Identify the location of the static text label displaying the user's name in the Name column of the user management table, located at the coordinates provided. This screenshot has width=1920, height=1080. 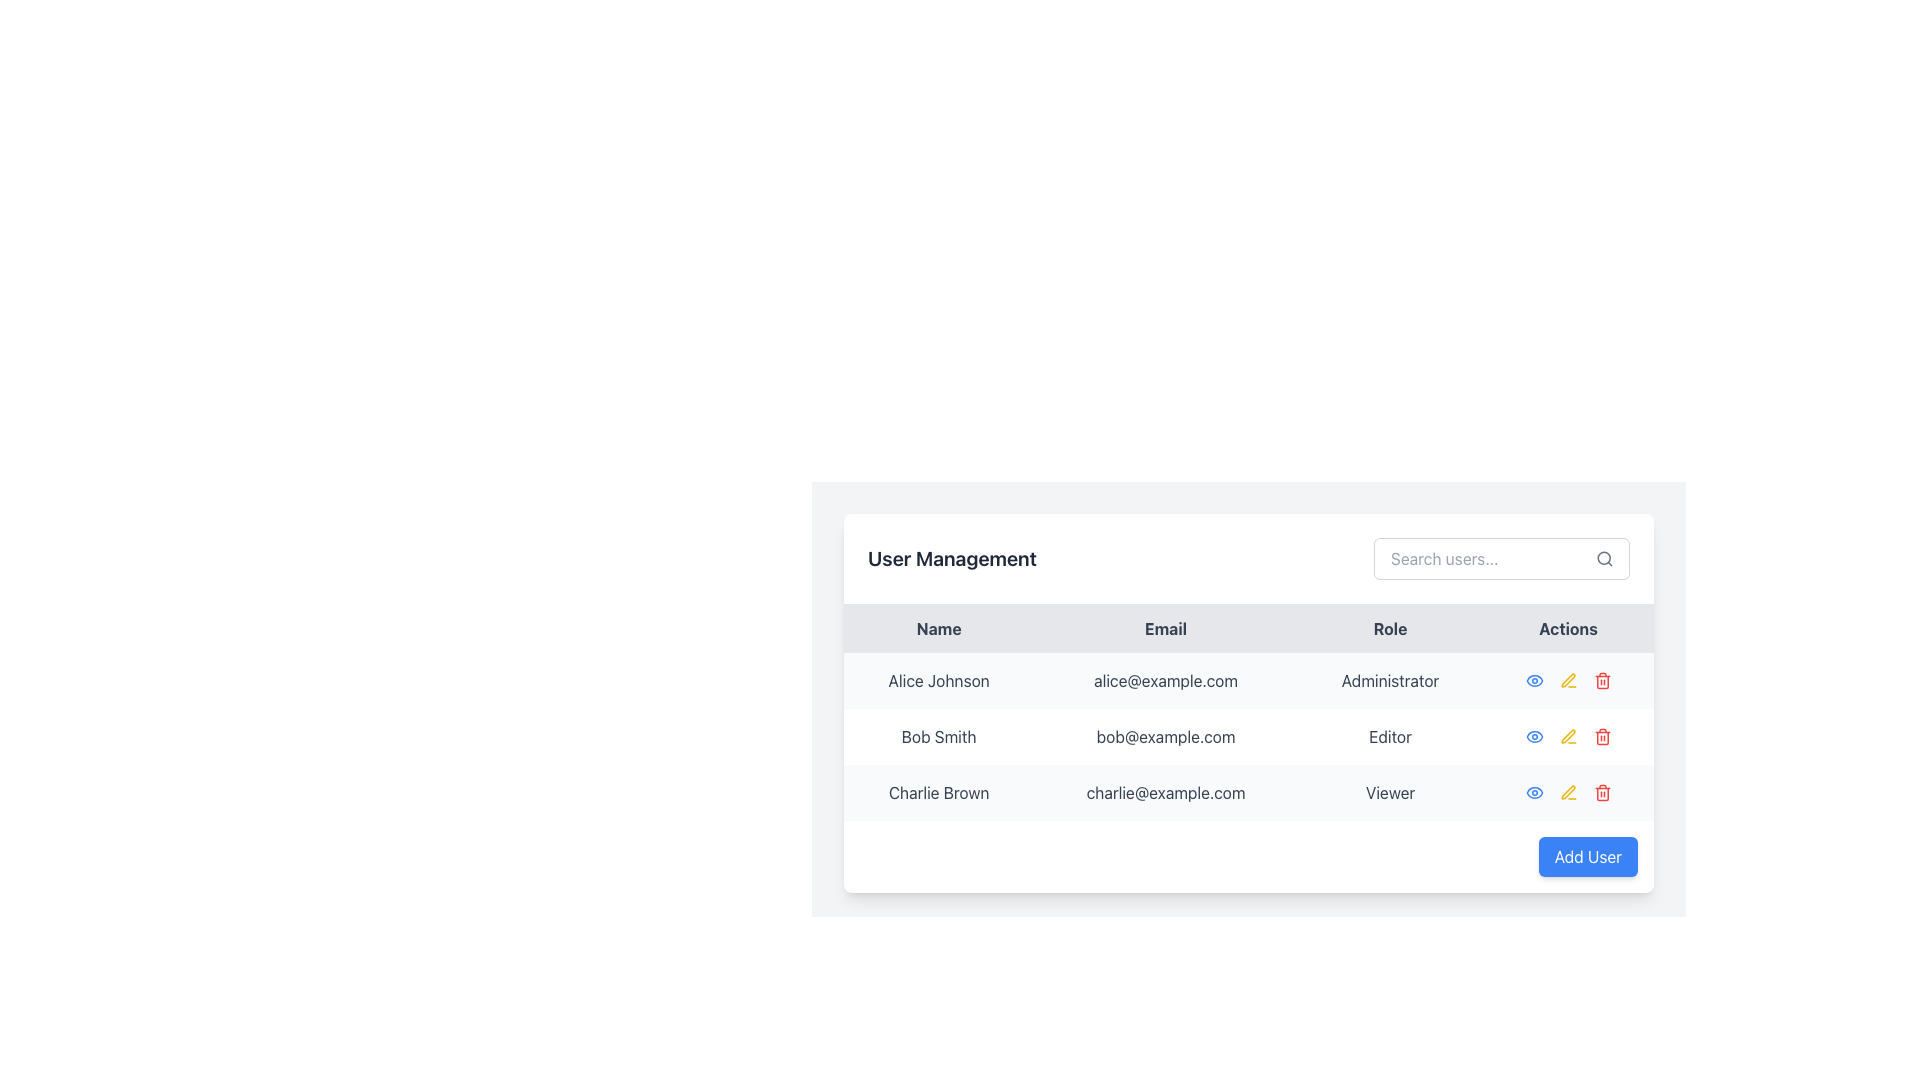
(938, 736).